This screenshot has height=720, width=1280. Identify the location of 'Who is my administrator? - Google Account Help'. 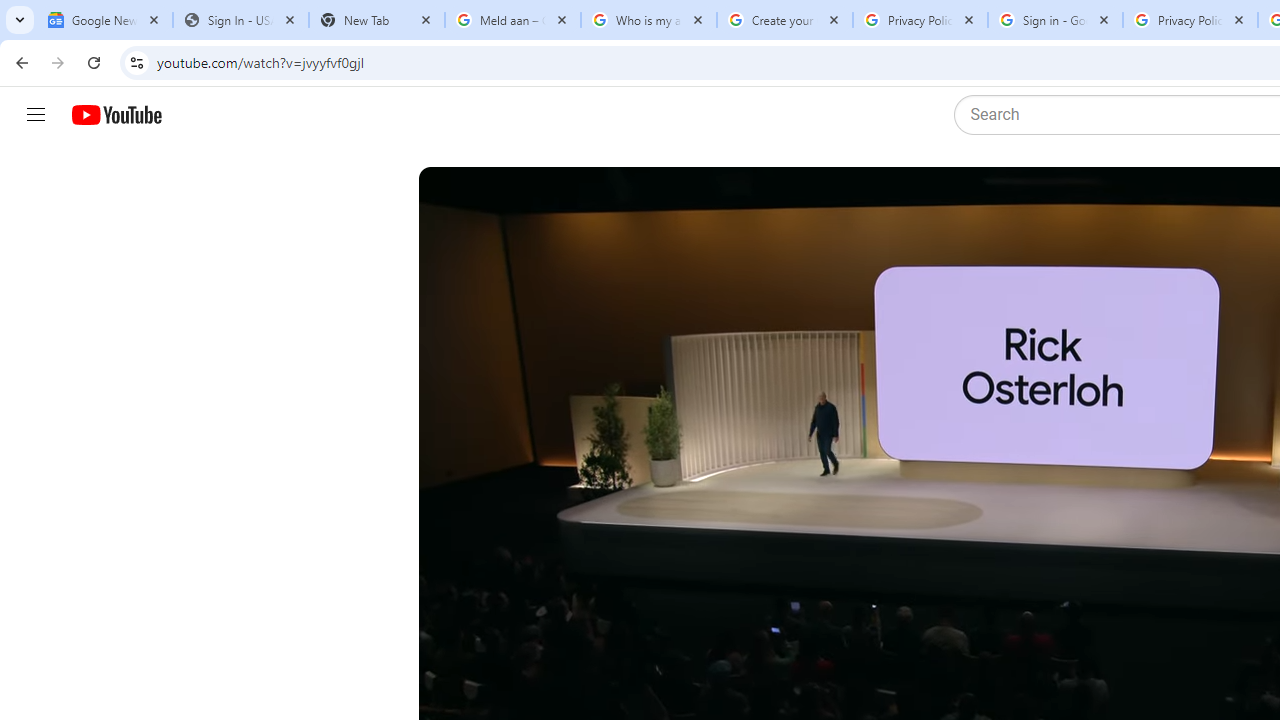
(648, 20).